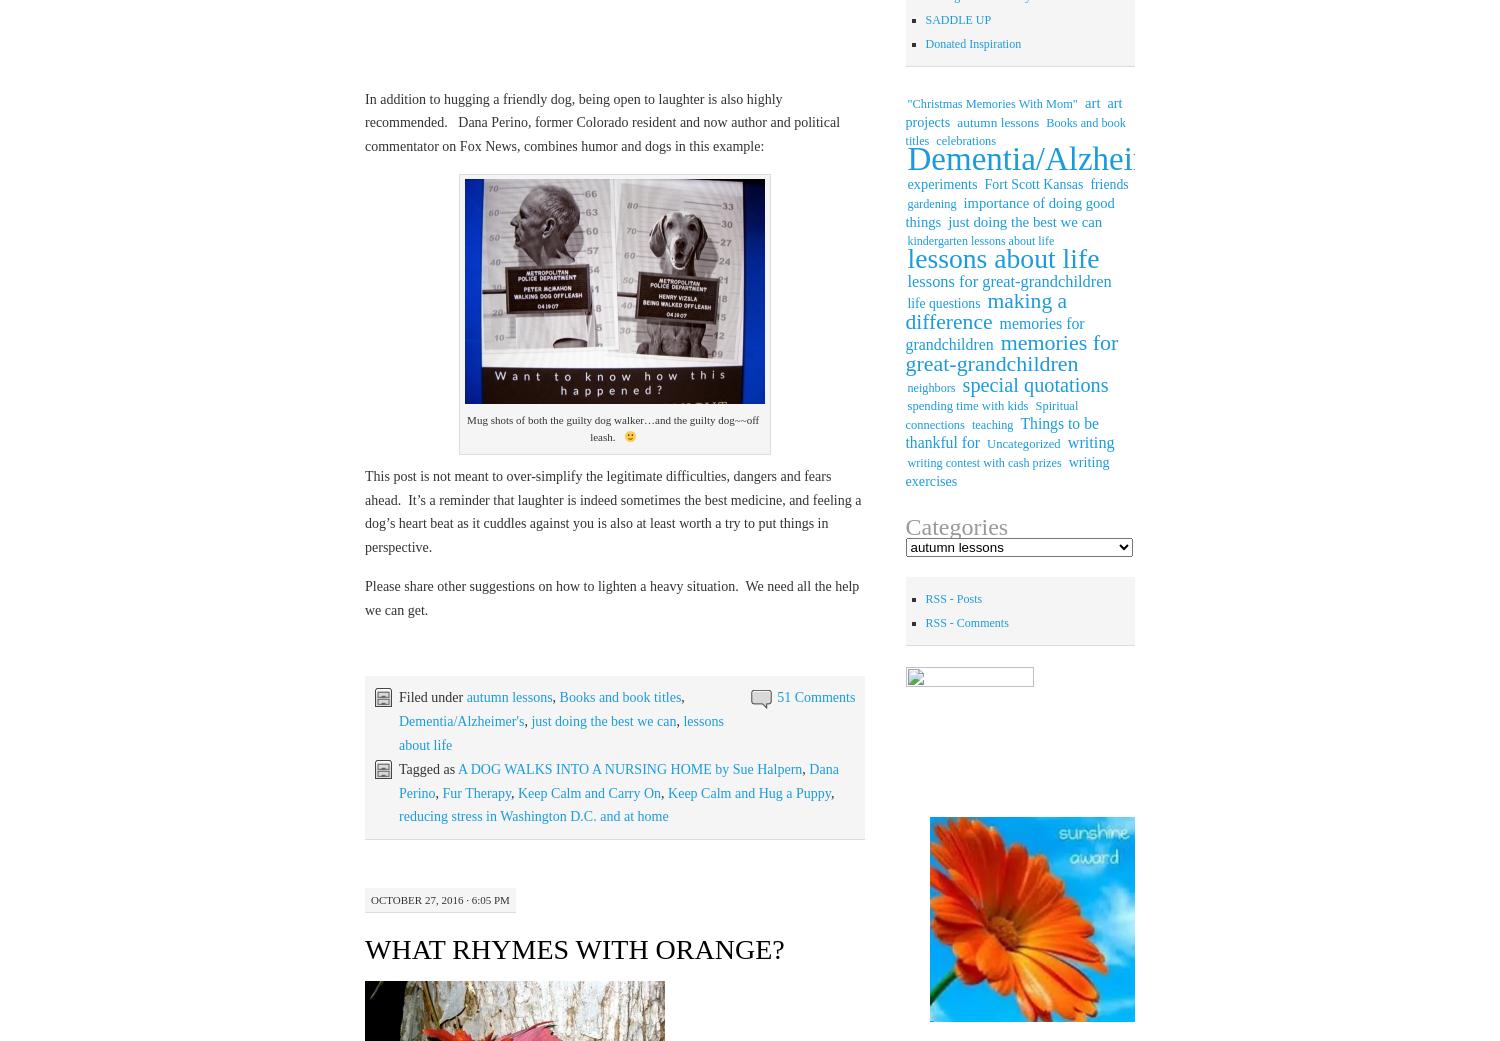 Image resolution: width=1500 pixels, height=1041 pixels. What do you see at coordinates (931, 387) in the screenshot?
I see `'neighbors'` at bounding box center [931, 387].